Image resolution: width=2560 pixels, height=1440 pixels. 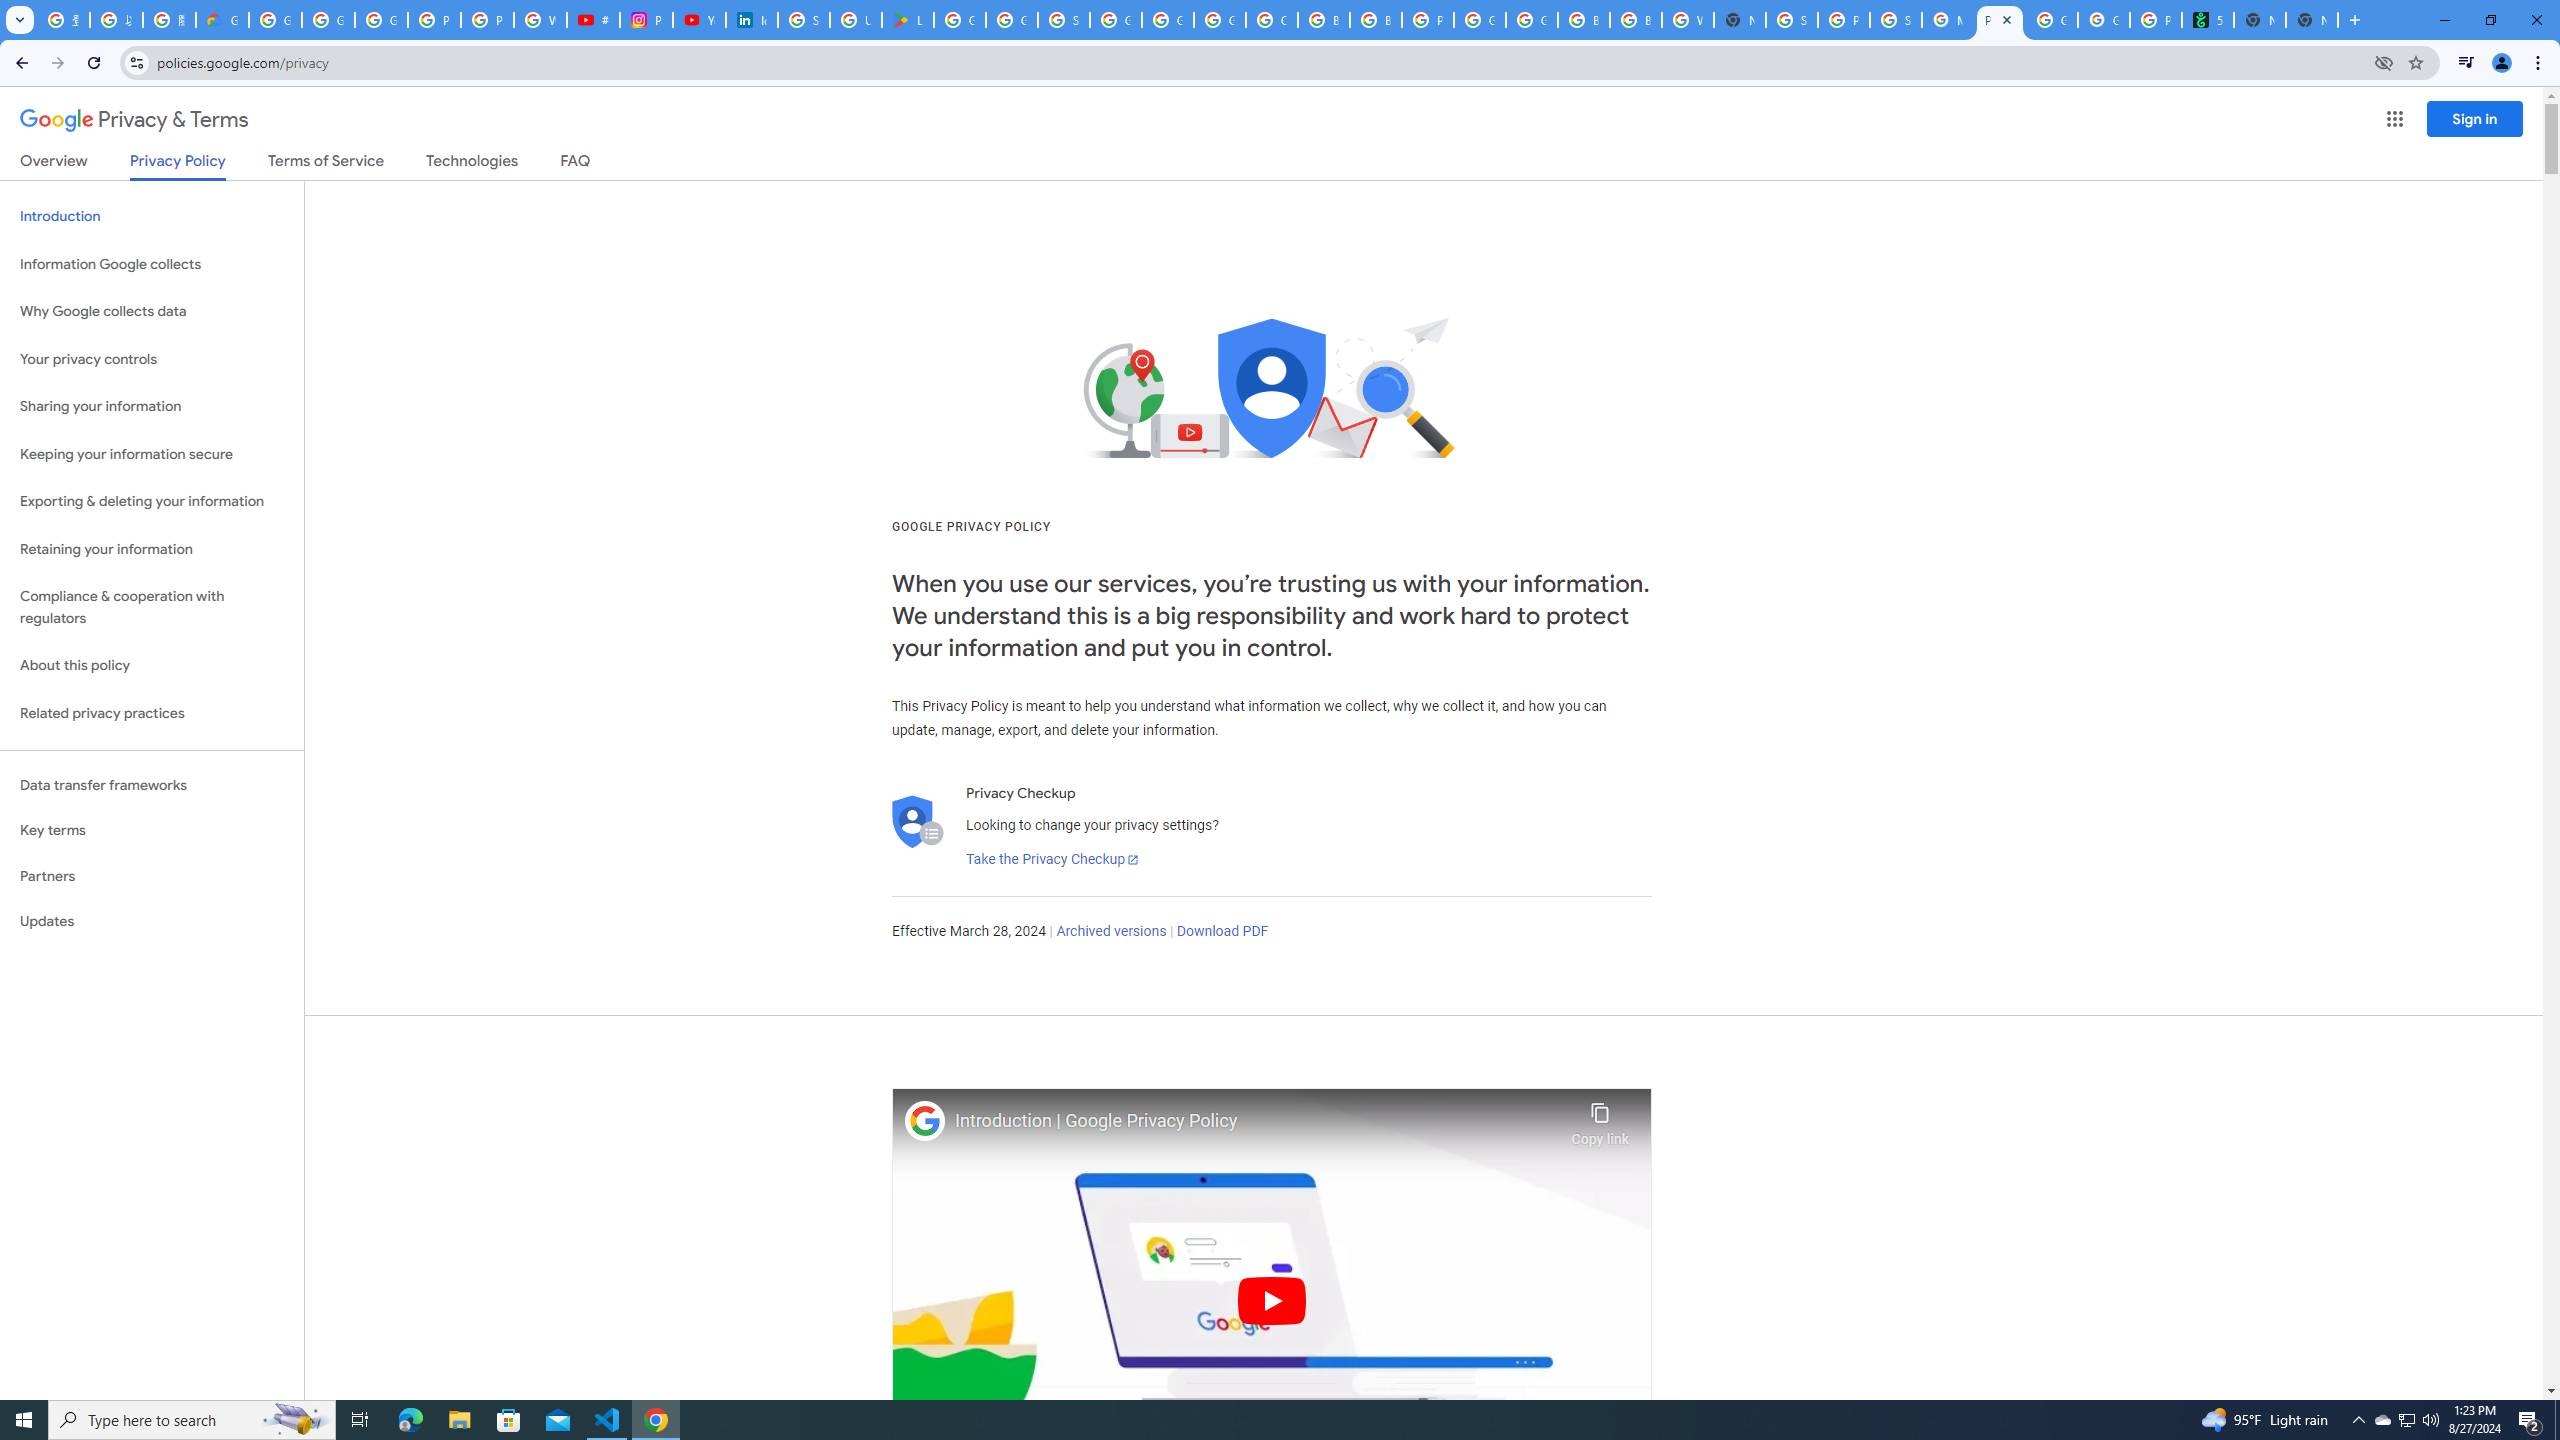 What do you see at coordinates (2311, 19) in the screenshot?
I see `'New Tab'` at bounding box center [2311, 19].